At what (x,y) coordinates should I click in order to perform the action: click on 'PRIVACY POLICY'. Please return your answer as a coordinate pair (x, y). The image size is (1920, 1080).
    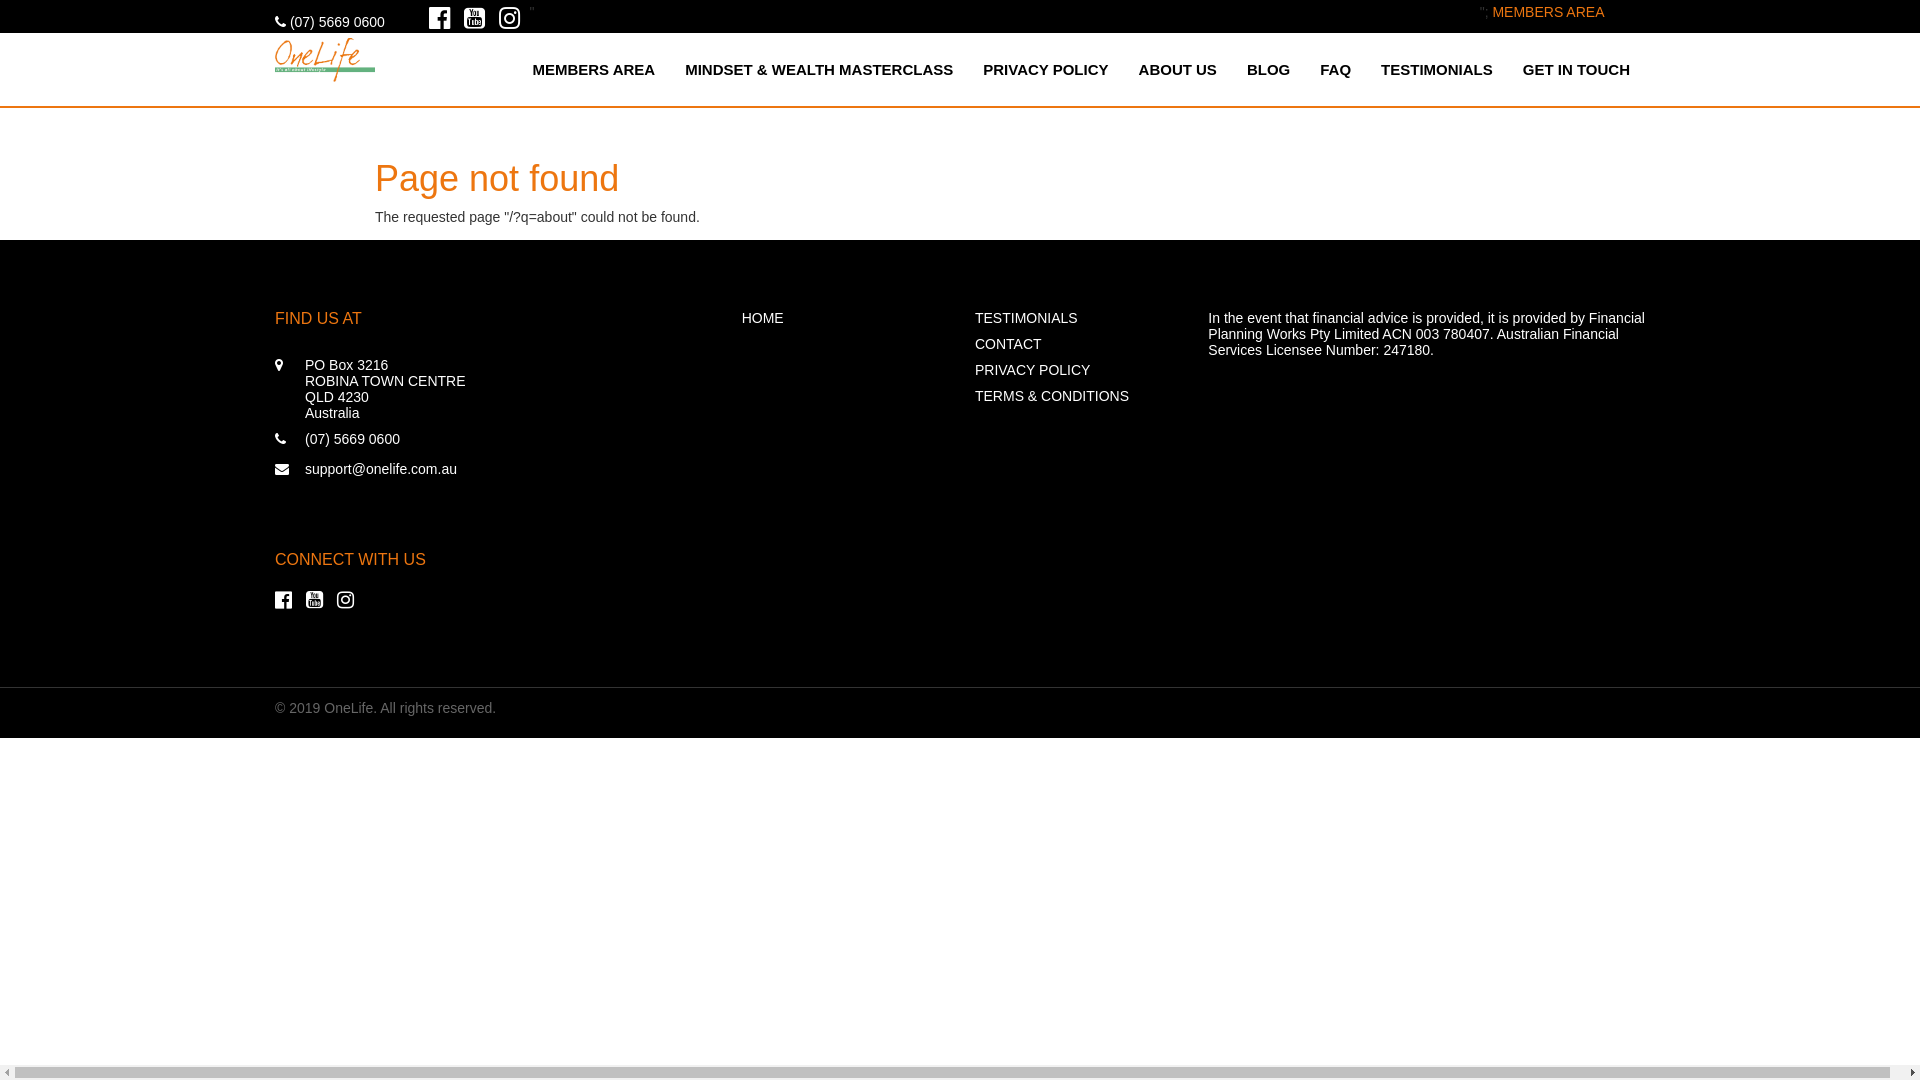
    Looking at the image, I should click on (1075, 370).